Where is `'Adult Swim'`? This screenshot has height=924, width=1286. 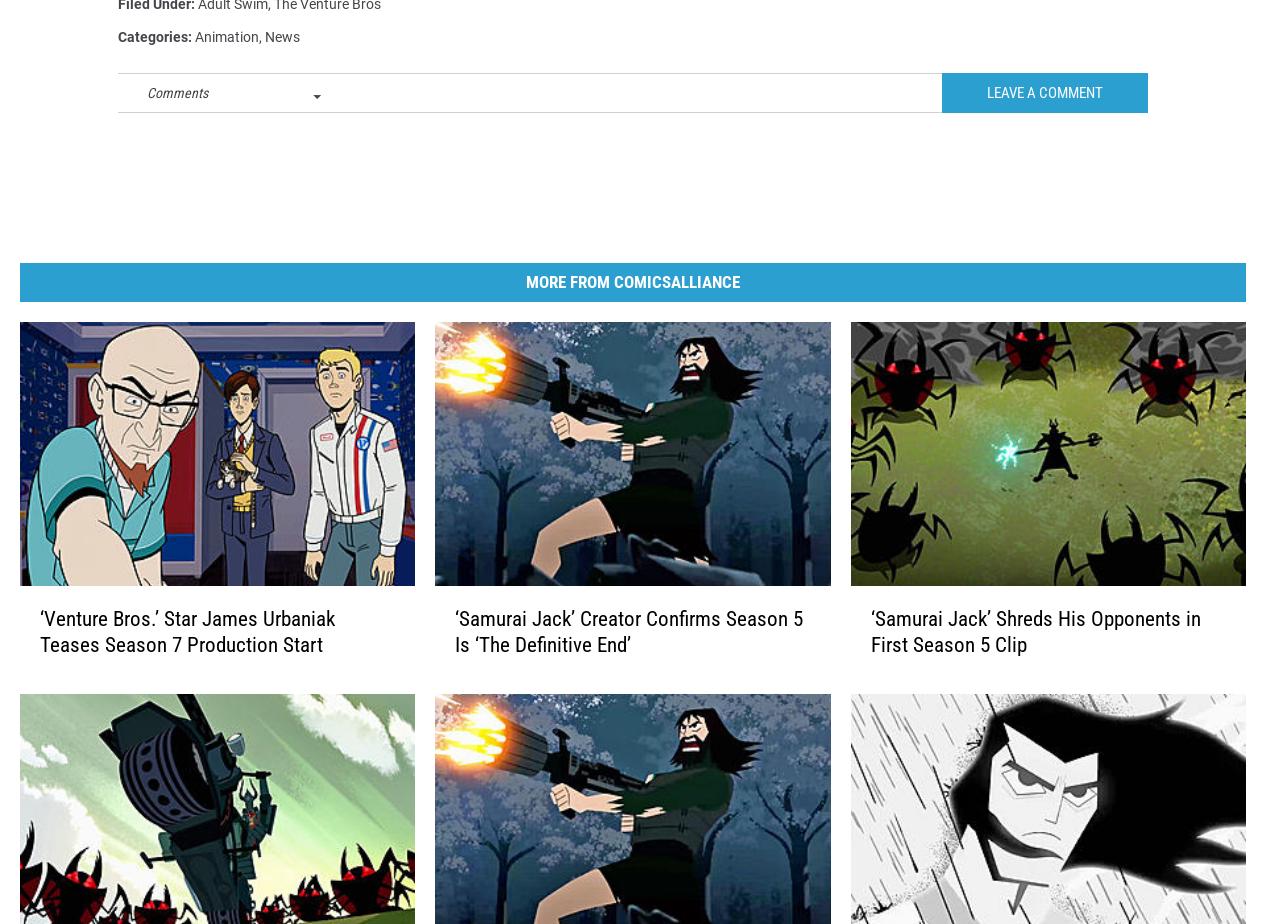
'Adult Swim' is located at coordinates (233, 36).